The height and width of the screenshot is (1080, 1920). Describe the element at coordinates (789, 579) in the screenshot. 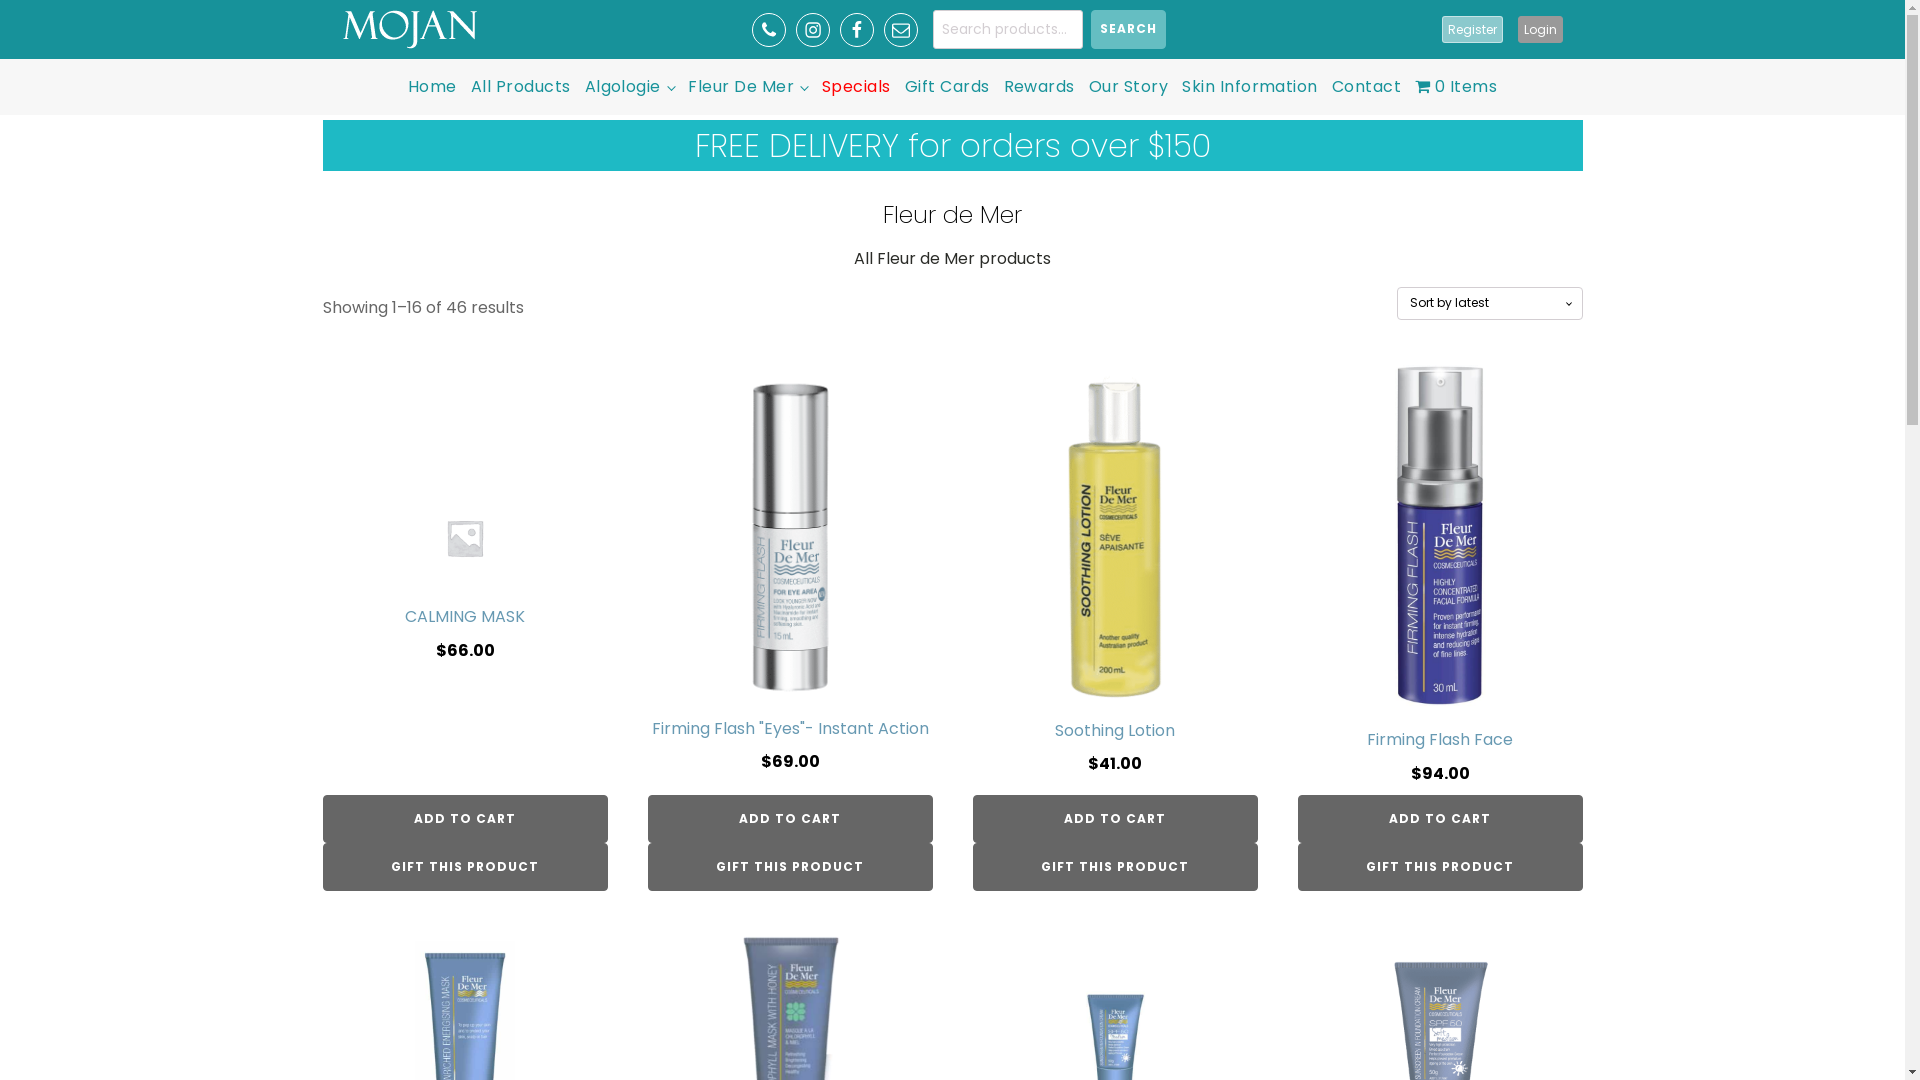

I see `'Firming Flash "Eyes"- Instant Action` at that location.